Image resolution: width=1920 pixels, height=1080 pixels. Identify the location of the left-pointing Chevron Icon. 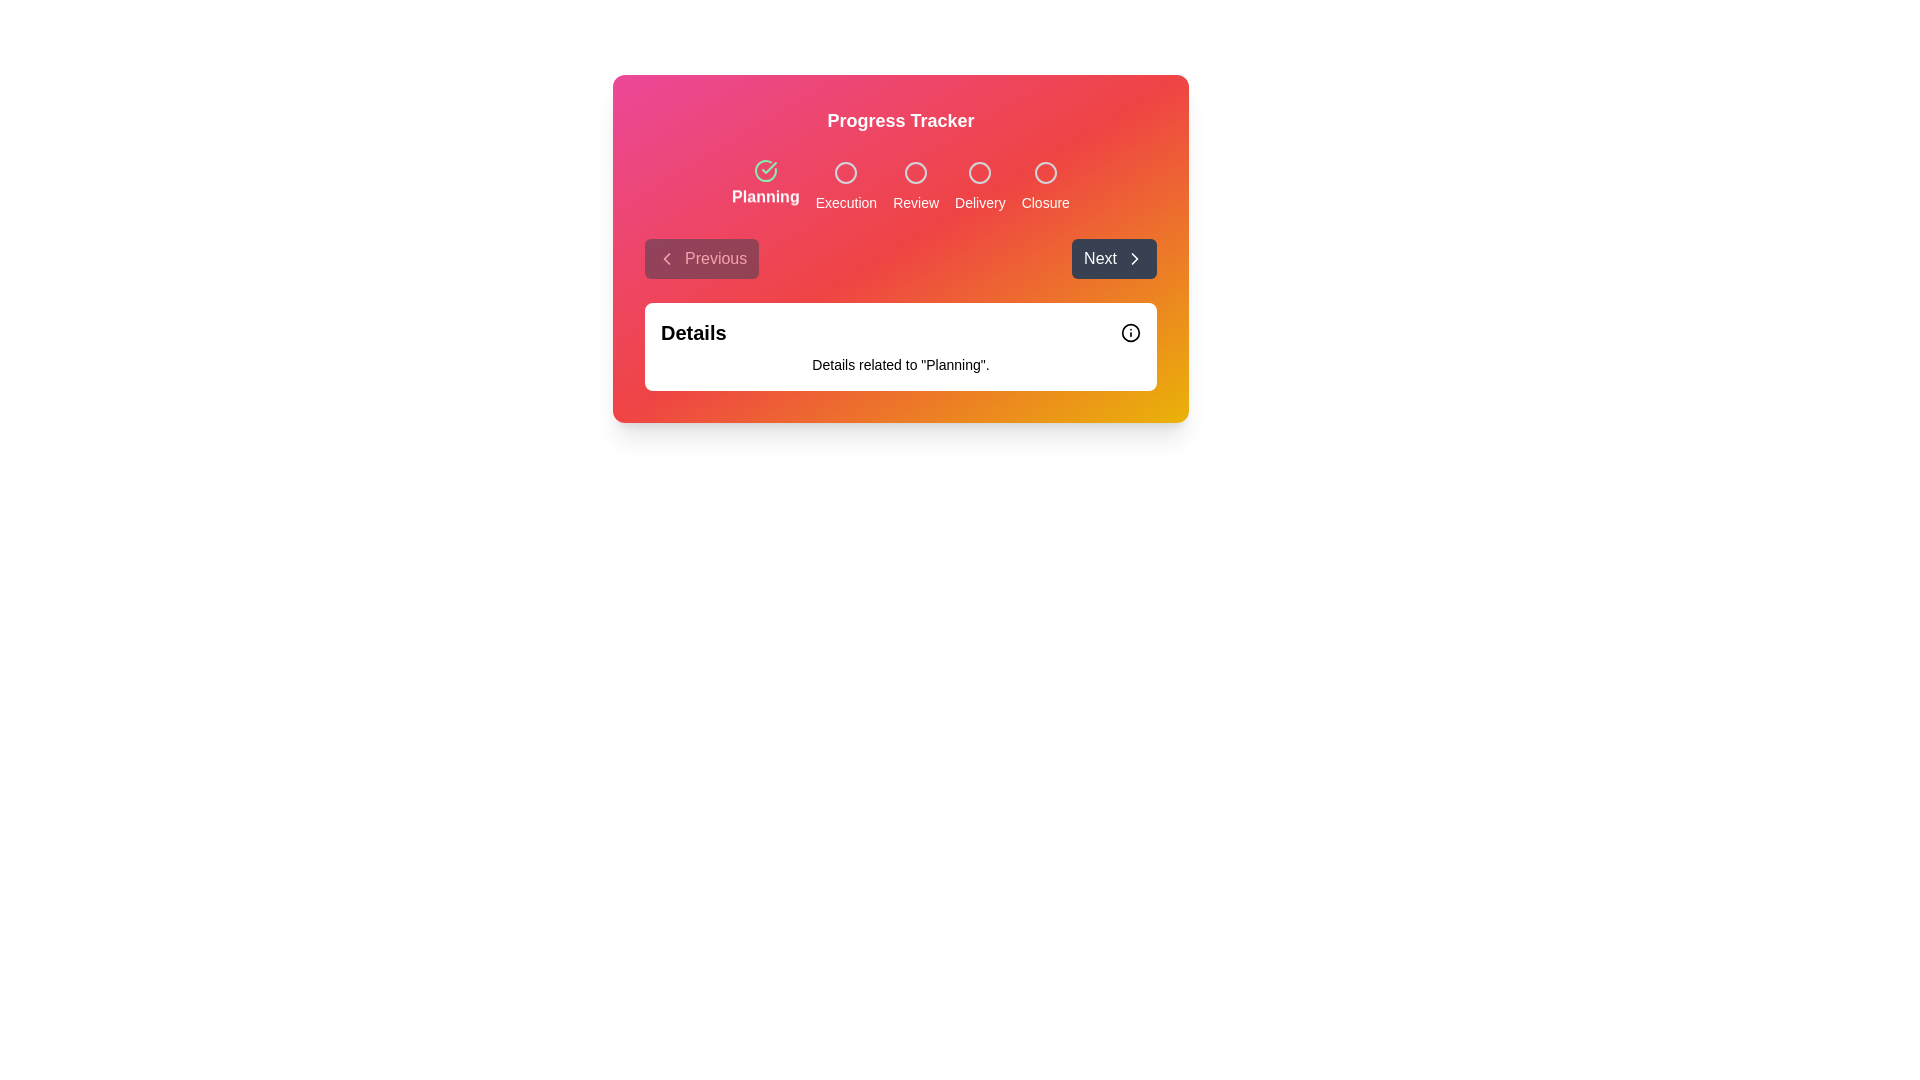
(667, 257).